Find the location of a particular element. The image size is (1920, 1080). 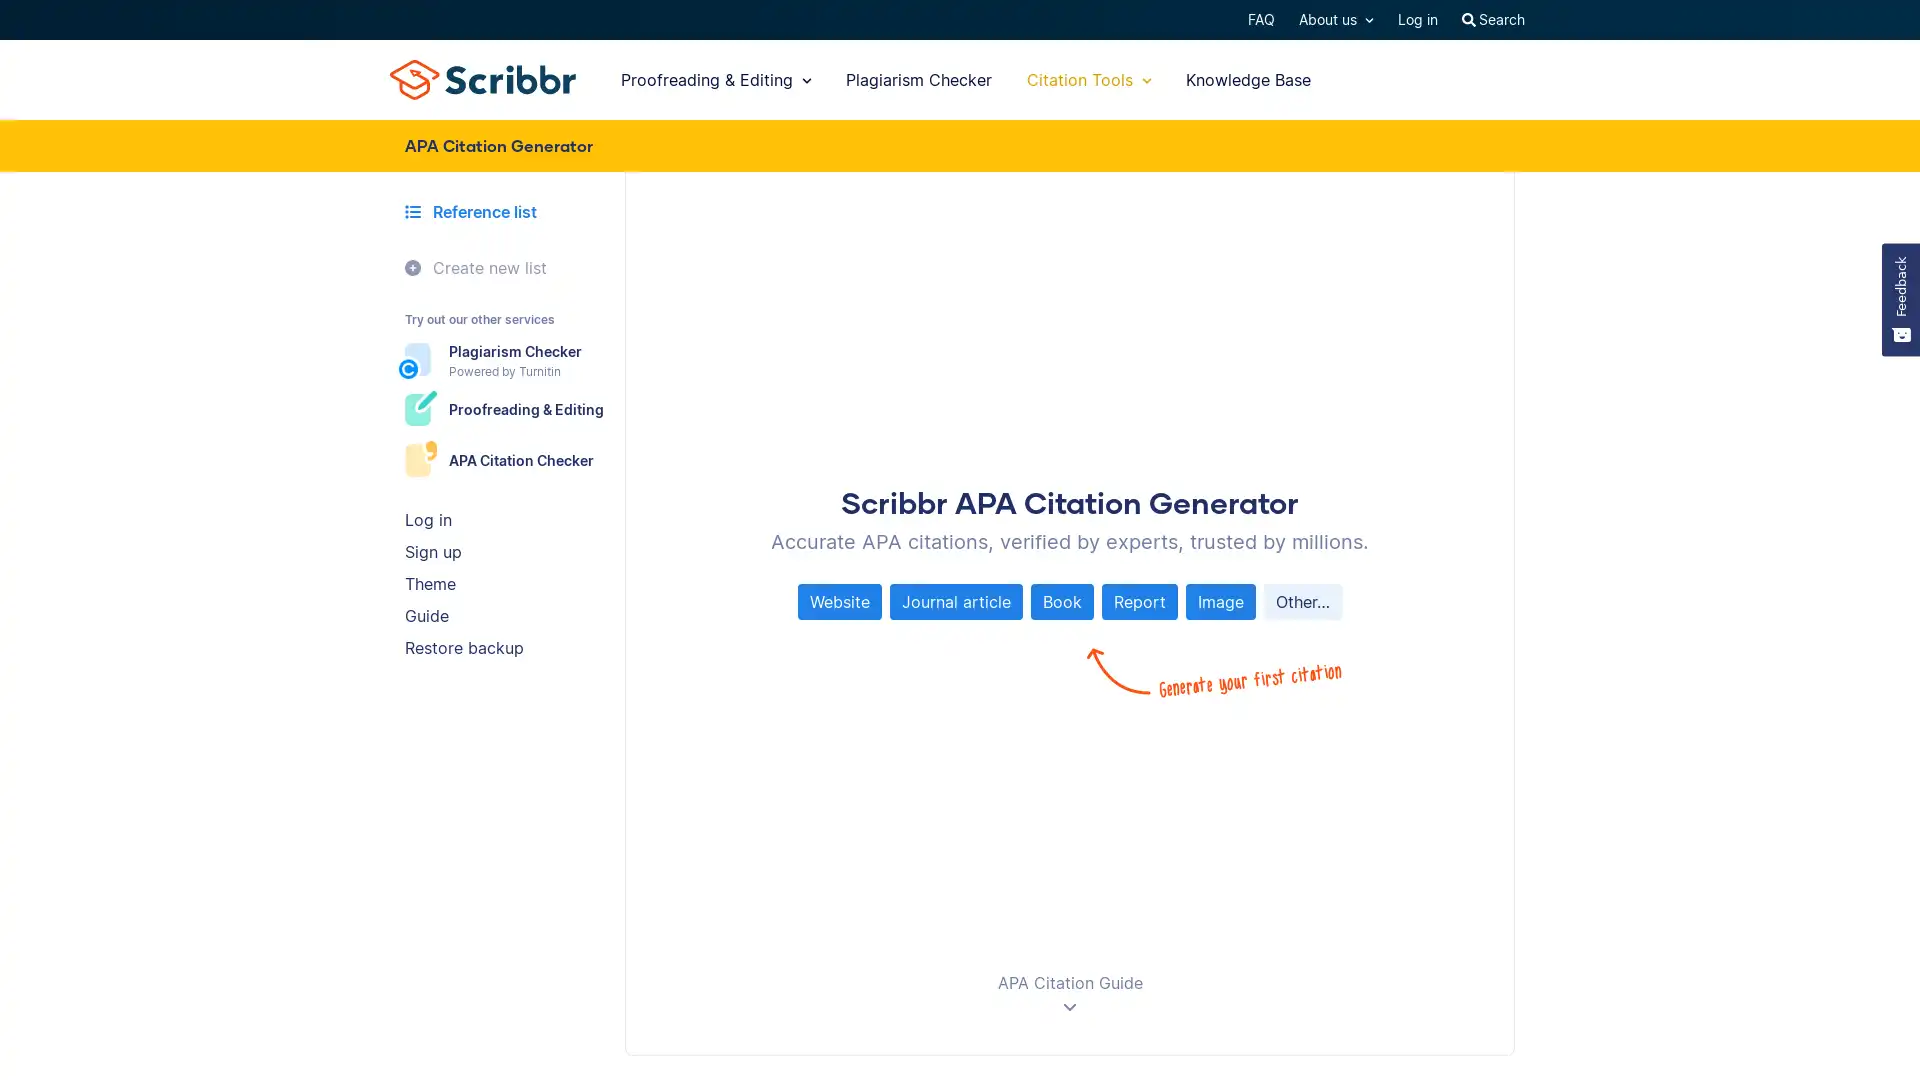

Reference list is located at coordinates (502, 212).